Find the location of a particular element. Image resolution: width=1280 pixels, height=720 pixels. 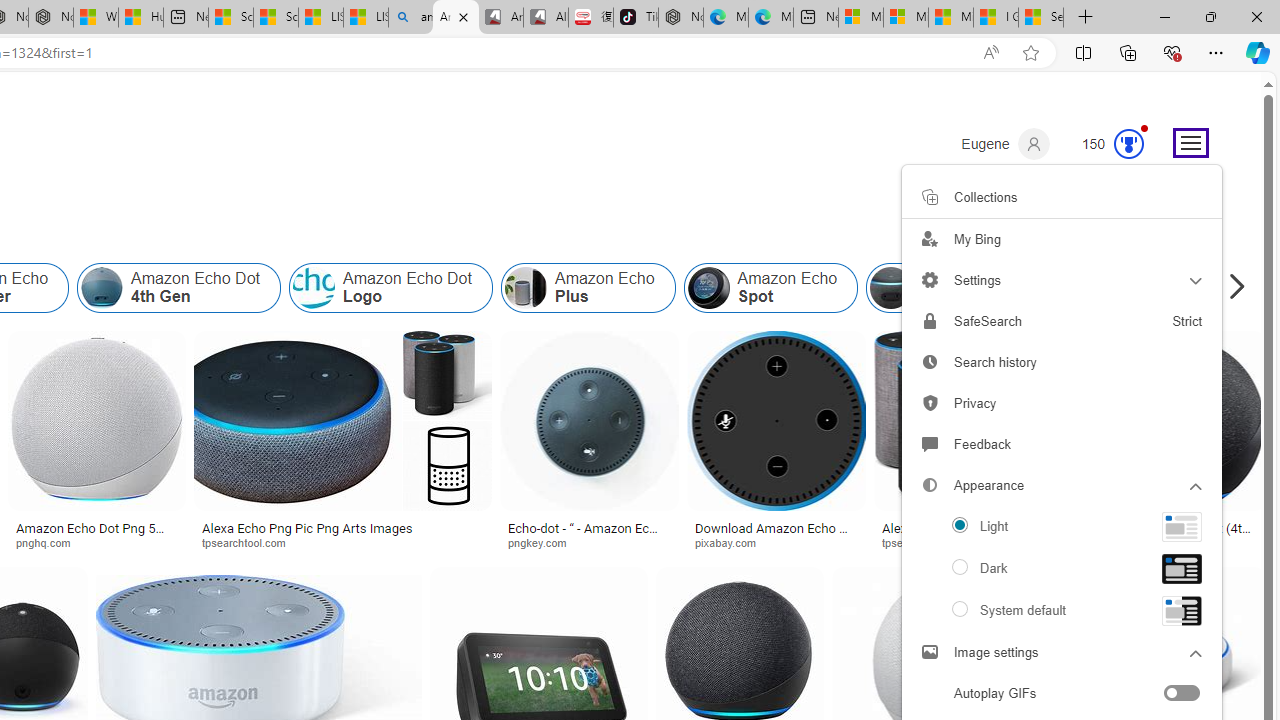

'Eugene' is located at coordinates (1005, 143).